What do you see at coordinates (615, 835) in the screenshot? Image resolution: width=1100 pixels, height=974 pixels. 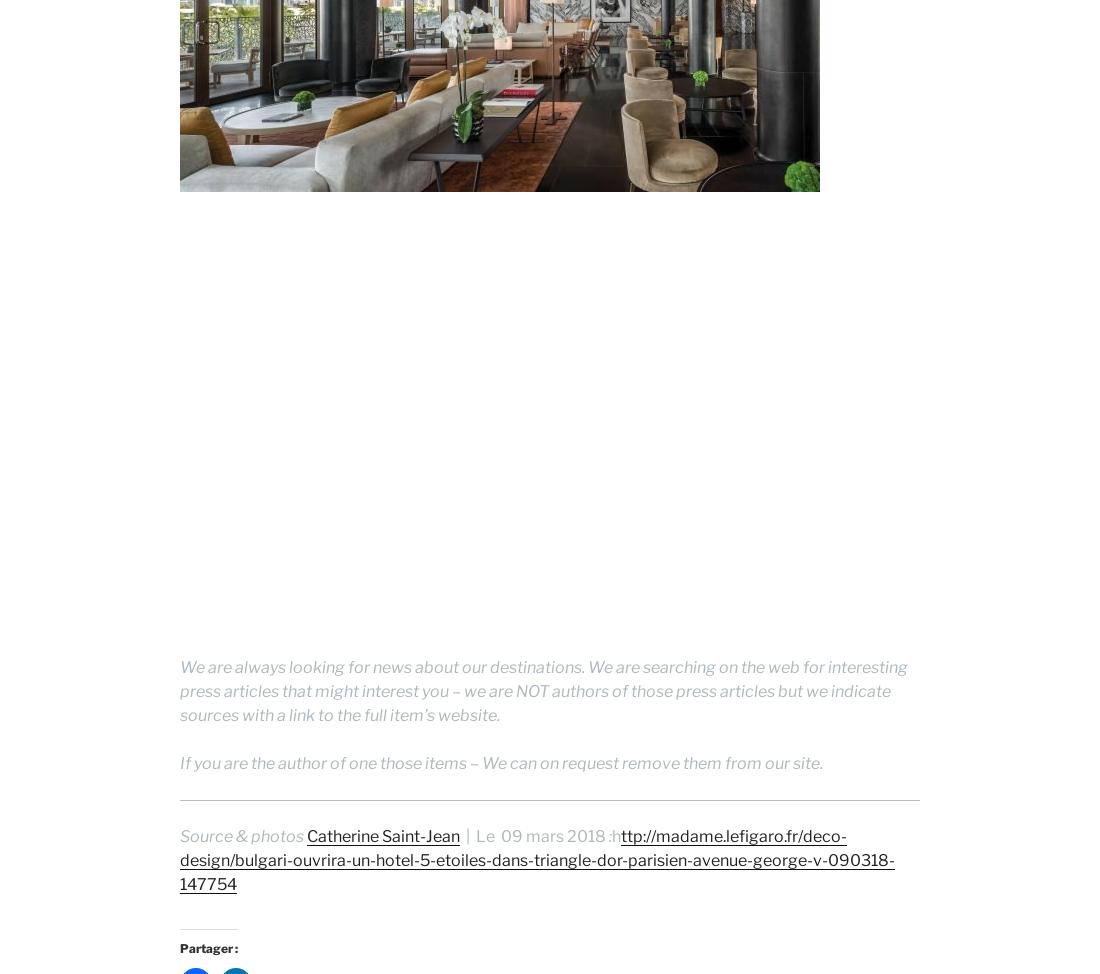 I see `'h'` at bounding box center [615, 835].